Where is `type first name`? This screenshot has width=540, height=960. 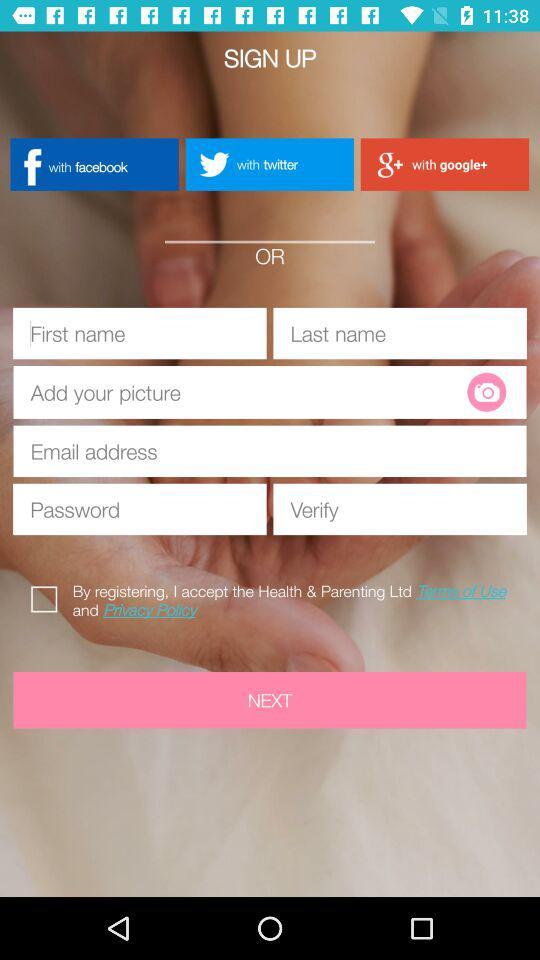 type first name is located at coordinates (138, 333).